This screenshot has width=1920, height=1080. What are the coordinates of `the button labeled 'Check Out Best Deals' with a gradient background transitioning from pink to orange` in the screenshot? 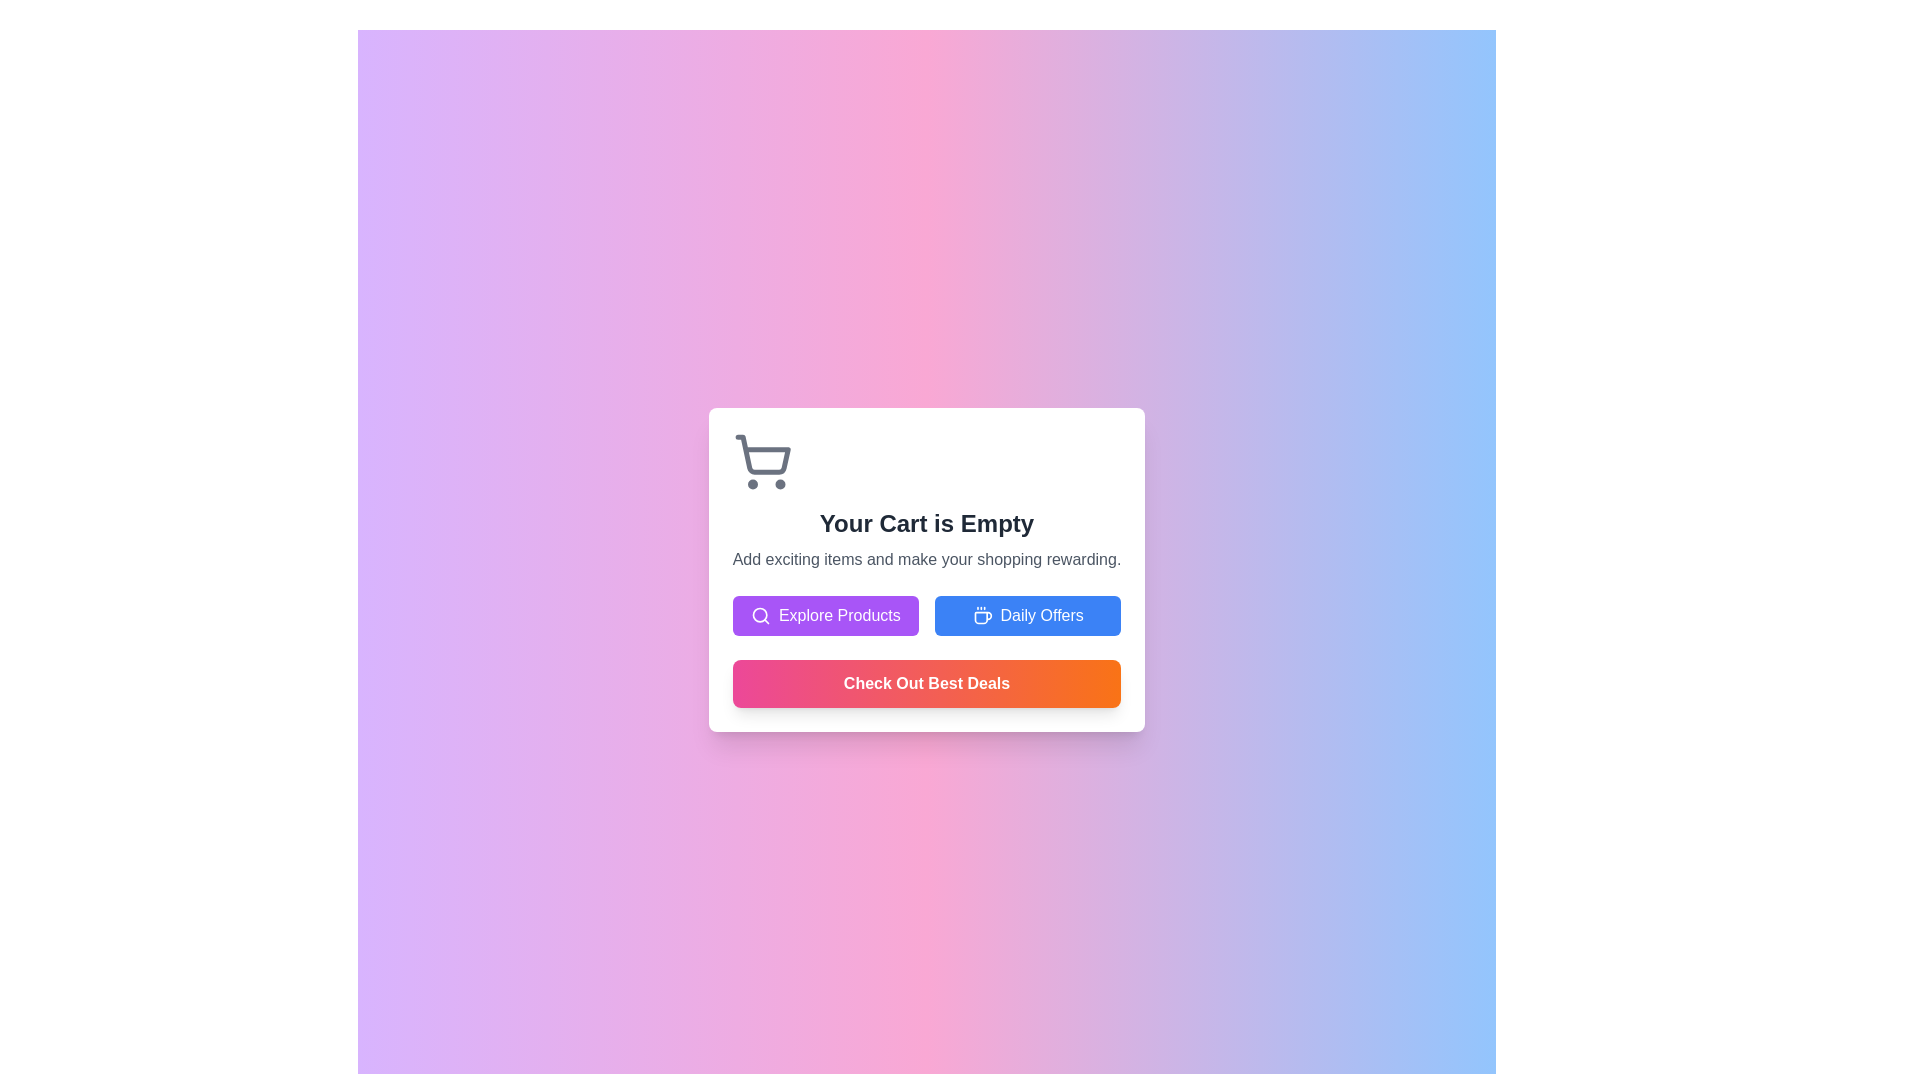 It's located at (925, 682).